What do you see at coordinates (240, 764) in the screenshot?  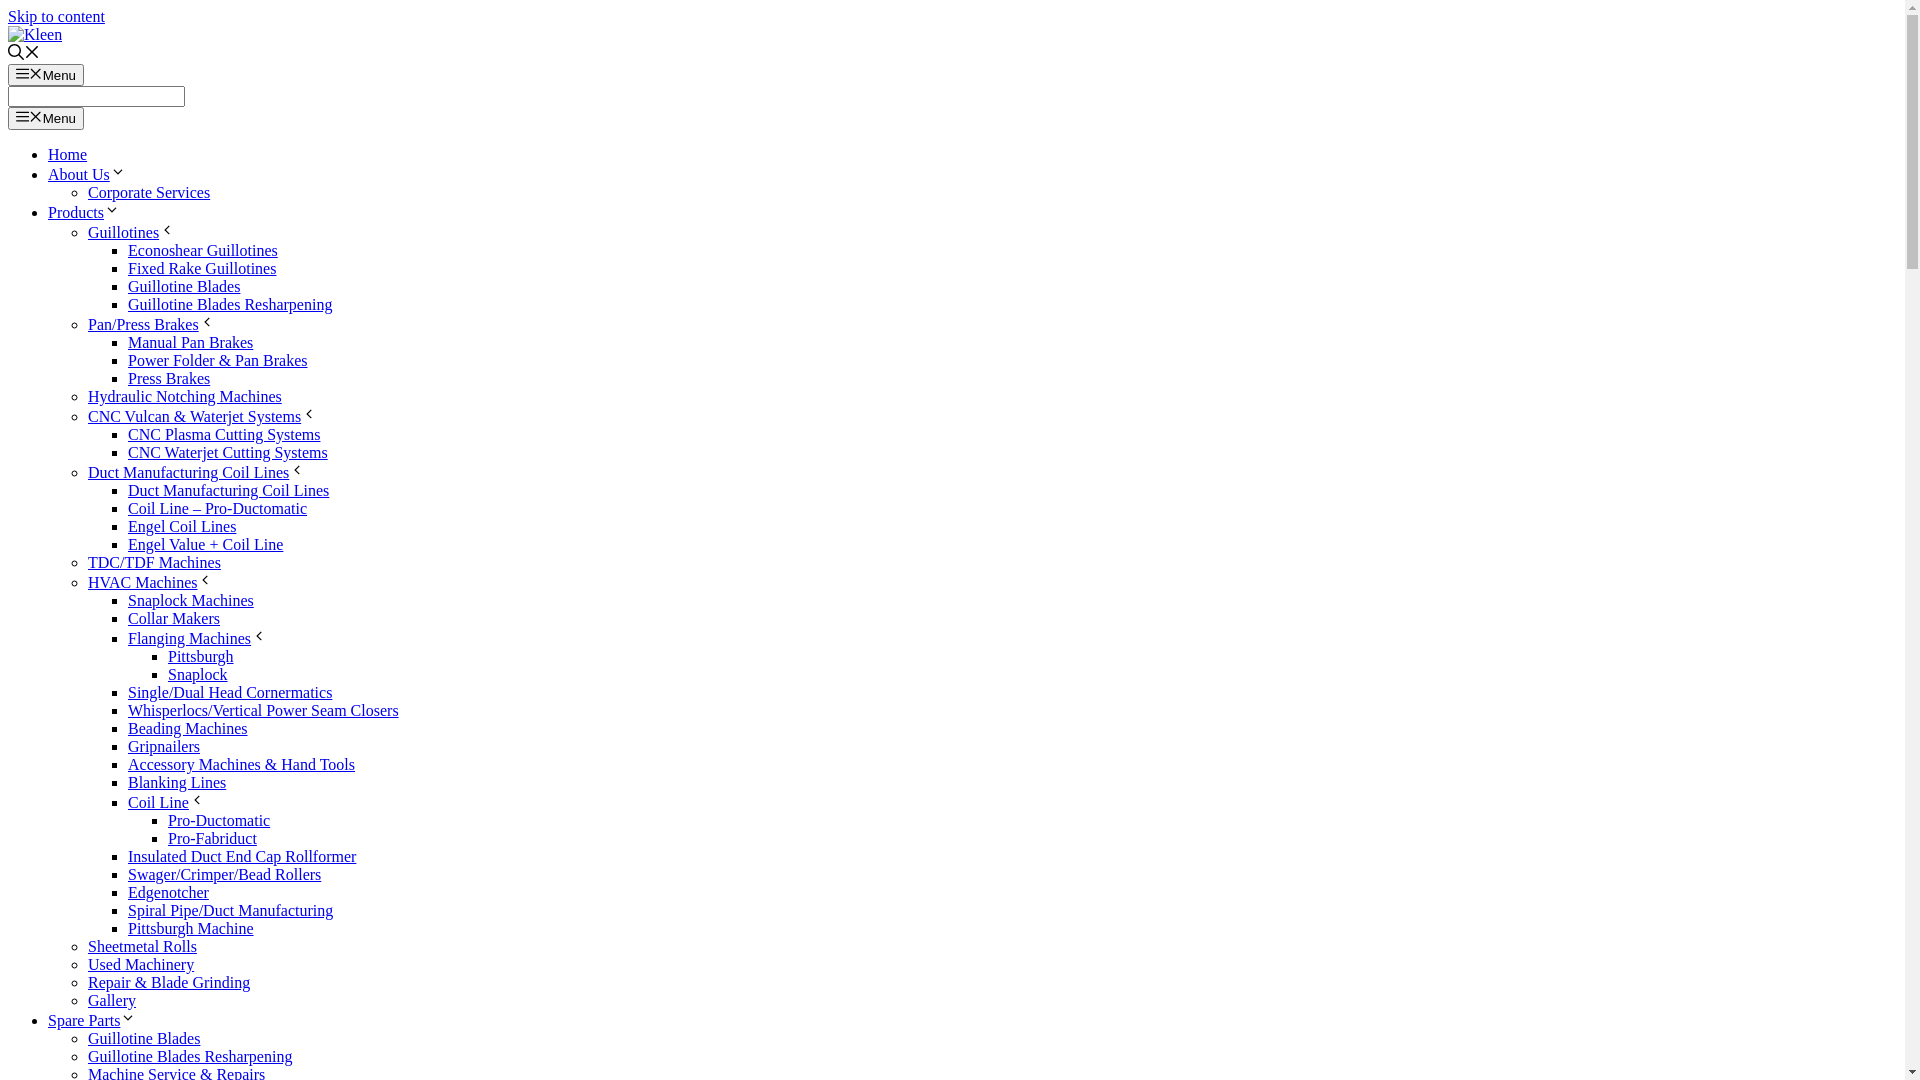 I see `'Accessory Machines & Hand Tools'` at bounding box center [240, 764].